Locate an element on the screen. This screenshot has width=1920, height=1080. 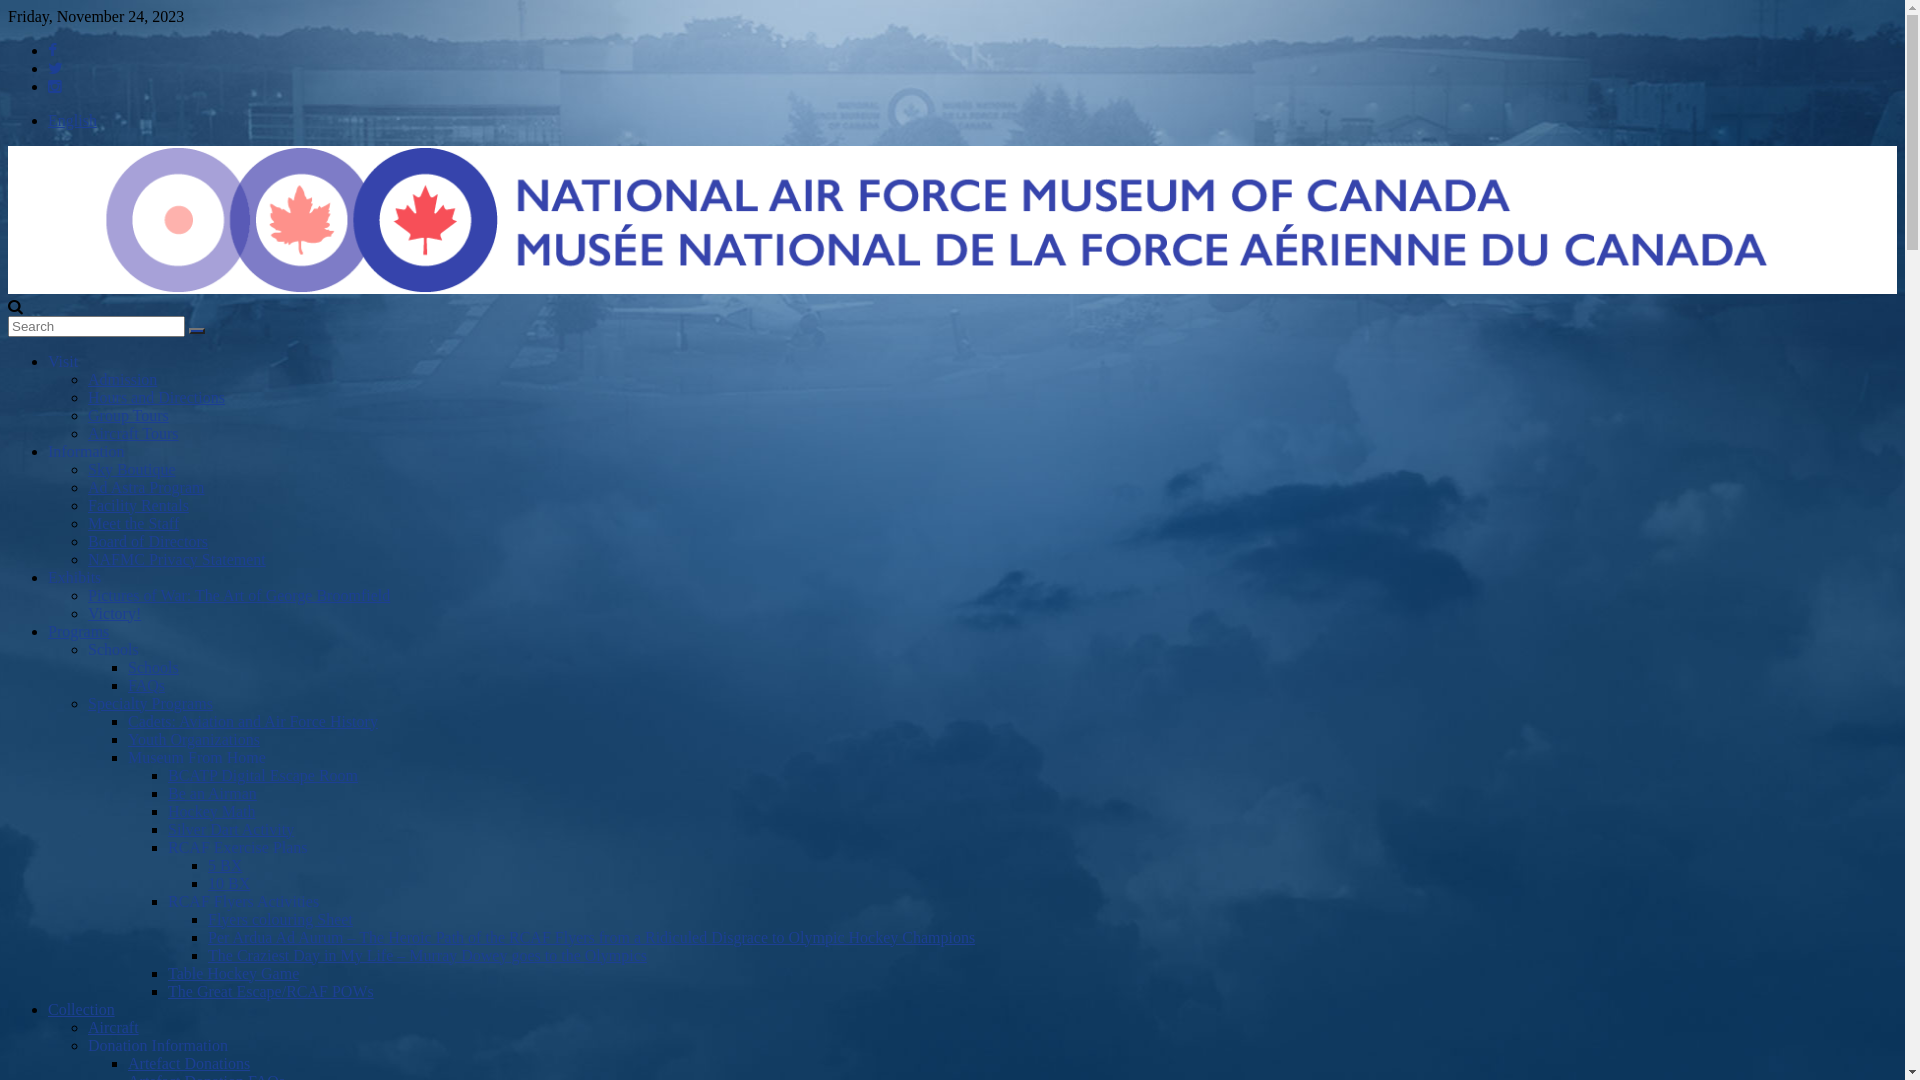
'RCAF Exercise Plans' is located at coordinates (238, 847).